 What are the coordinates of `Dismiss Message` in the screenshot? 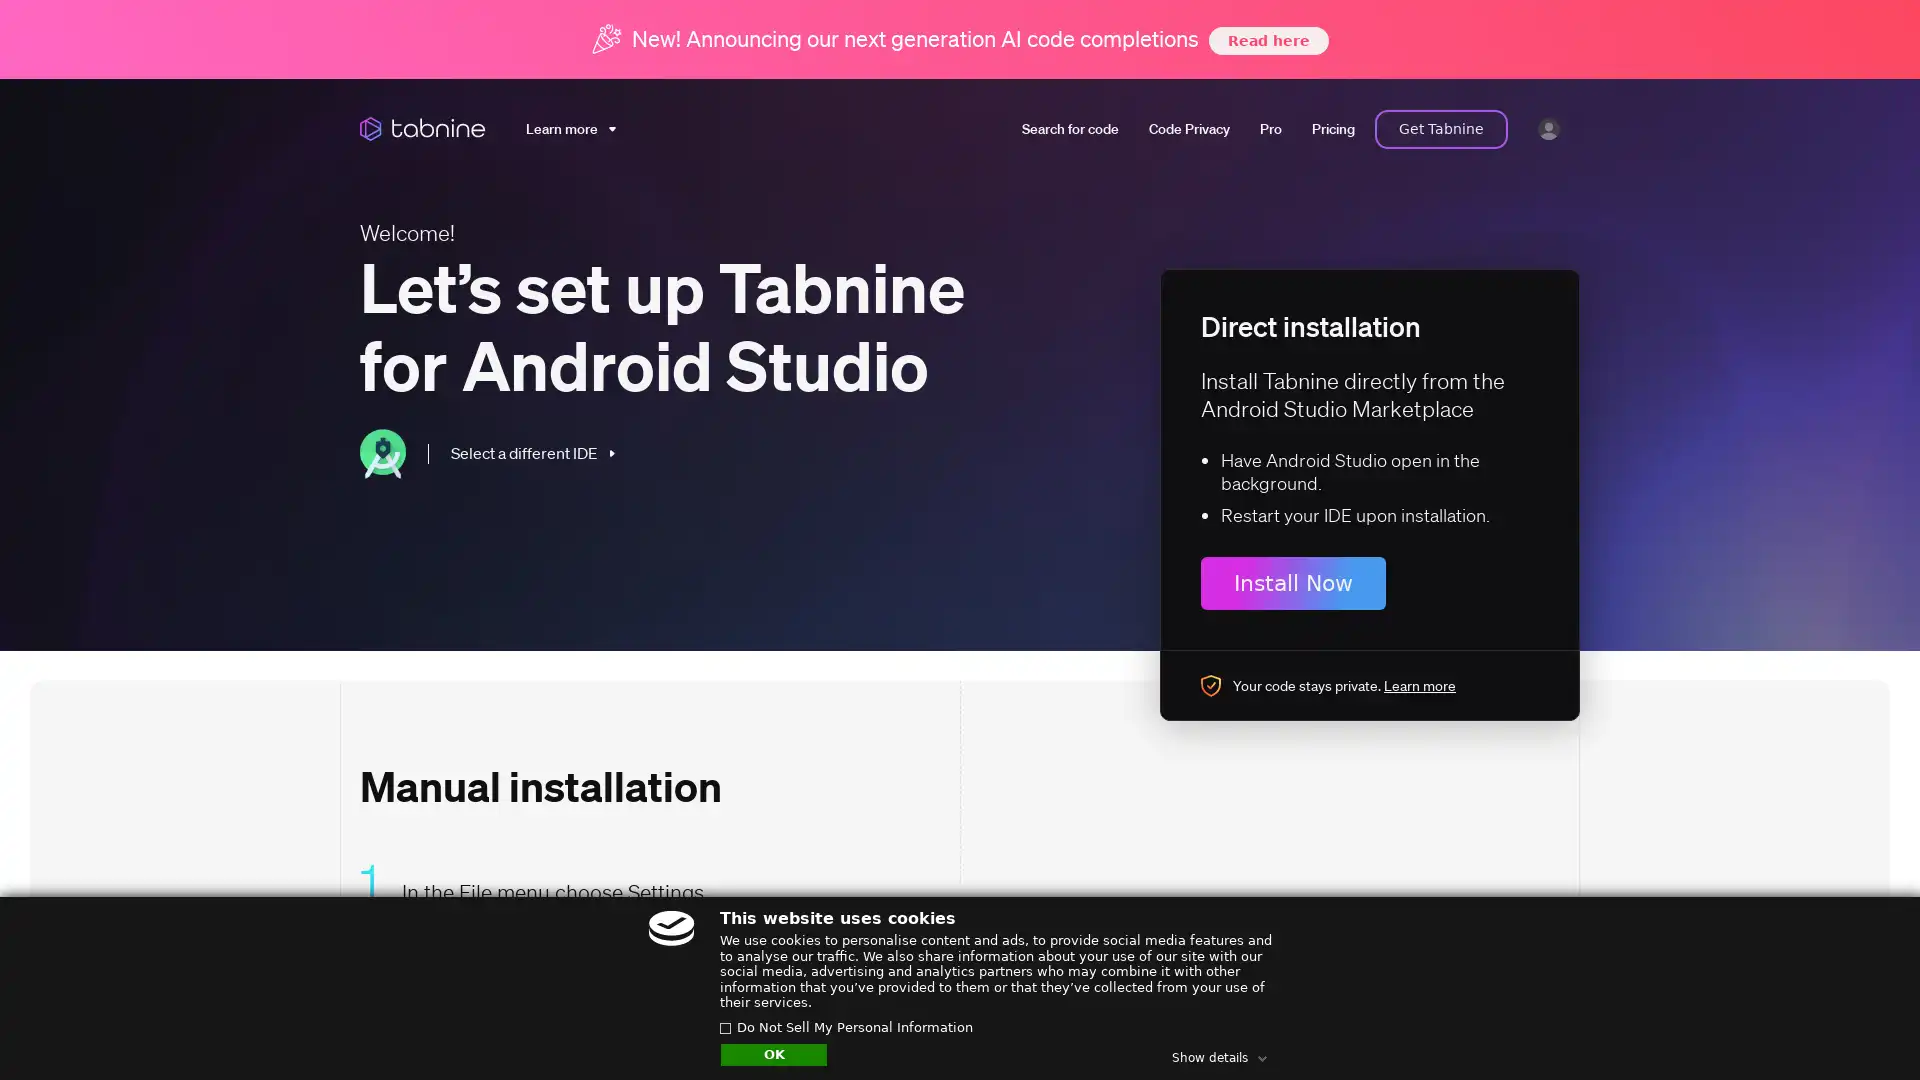 It's located at (1815, 1003).